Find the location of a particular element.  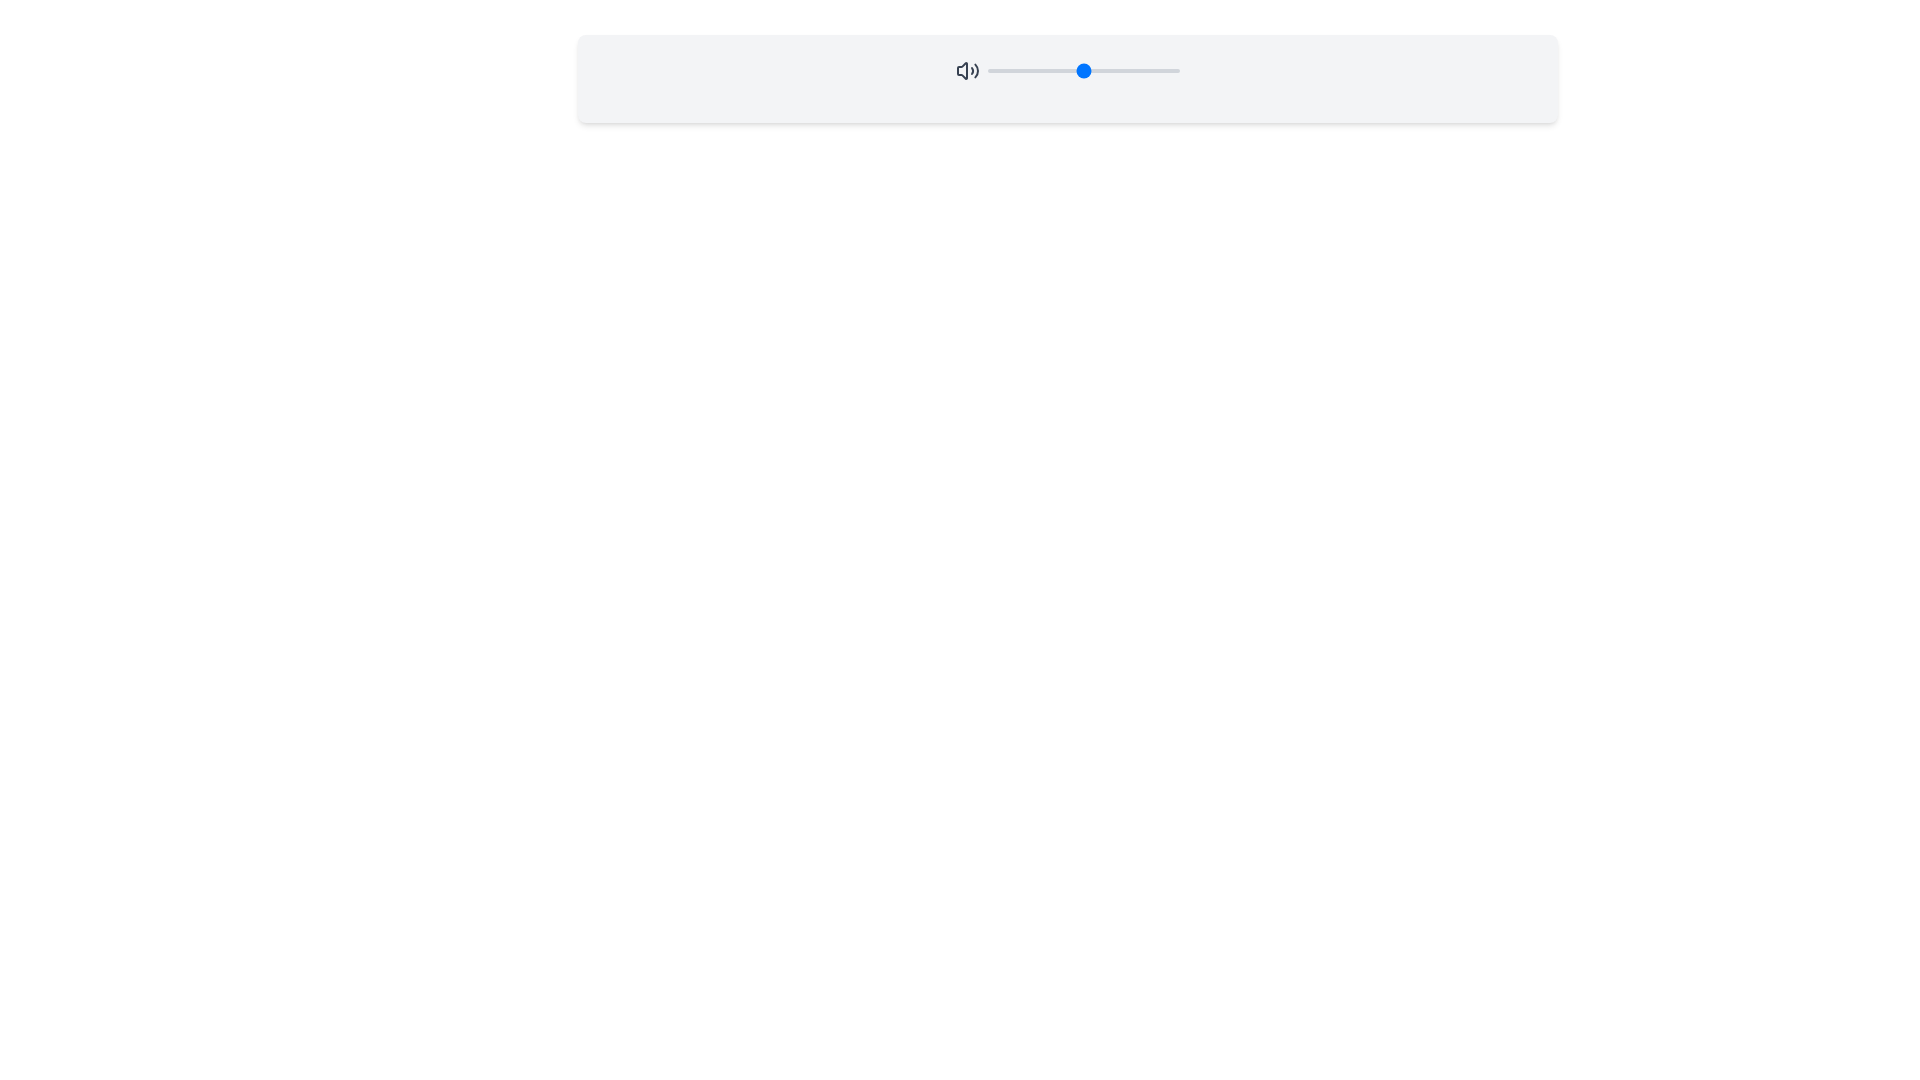

volume level is located at coordinates (1120, 69).